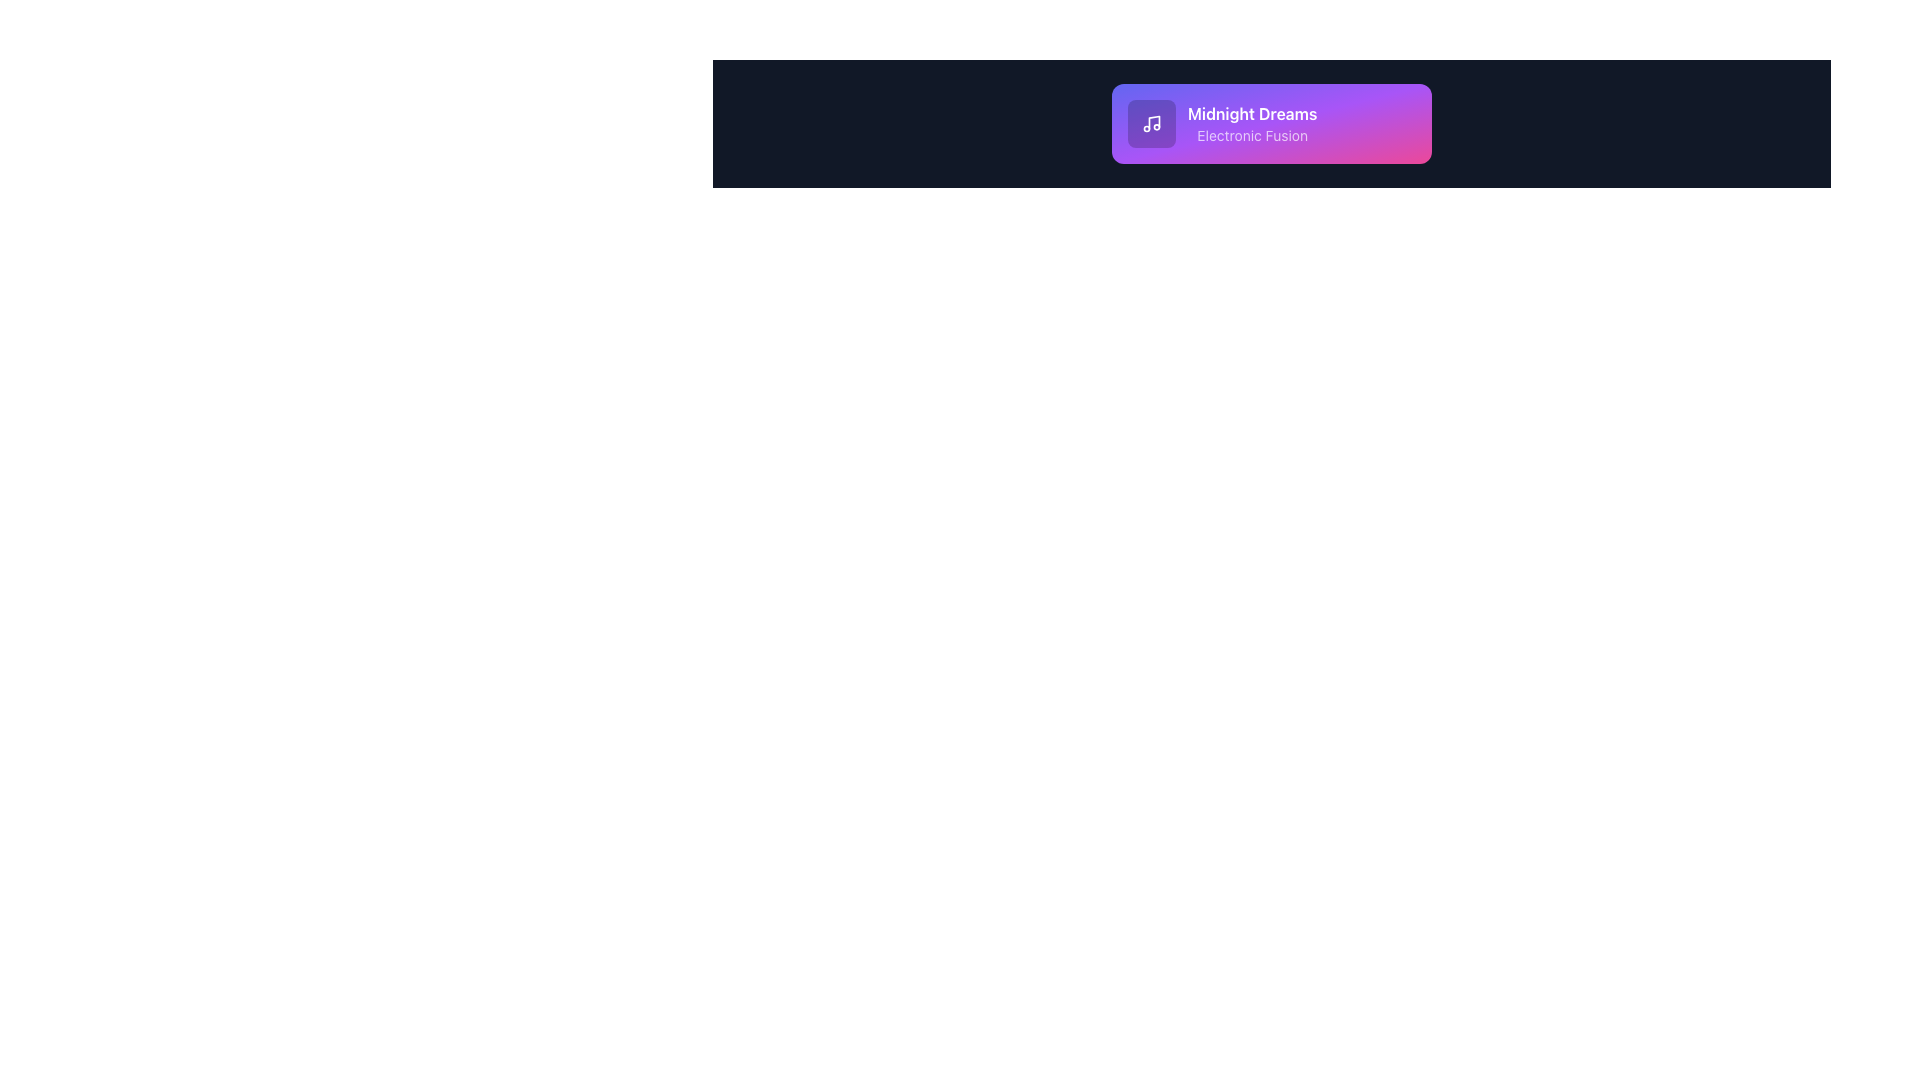  I want to click on the musical note icon with a white outline on a purple background, located before the text 'Midnight Dreams.', so click(1152, 123).